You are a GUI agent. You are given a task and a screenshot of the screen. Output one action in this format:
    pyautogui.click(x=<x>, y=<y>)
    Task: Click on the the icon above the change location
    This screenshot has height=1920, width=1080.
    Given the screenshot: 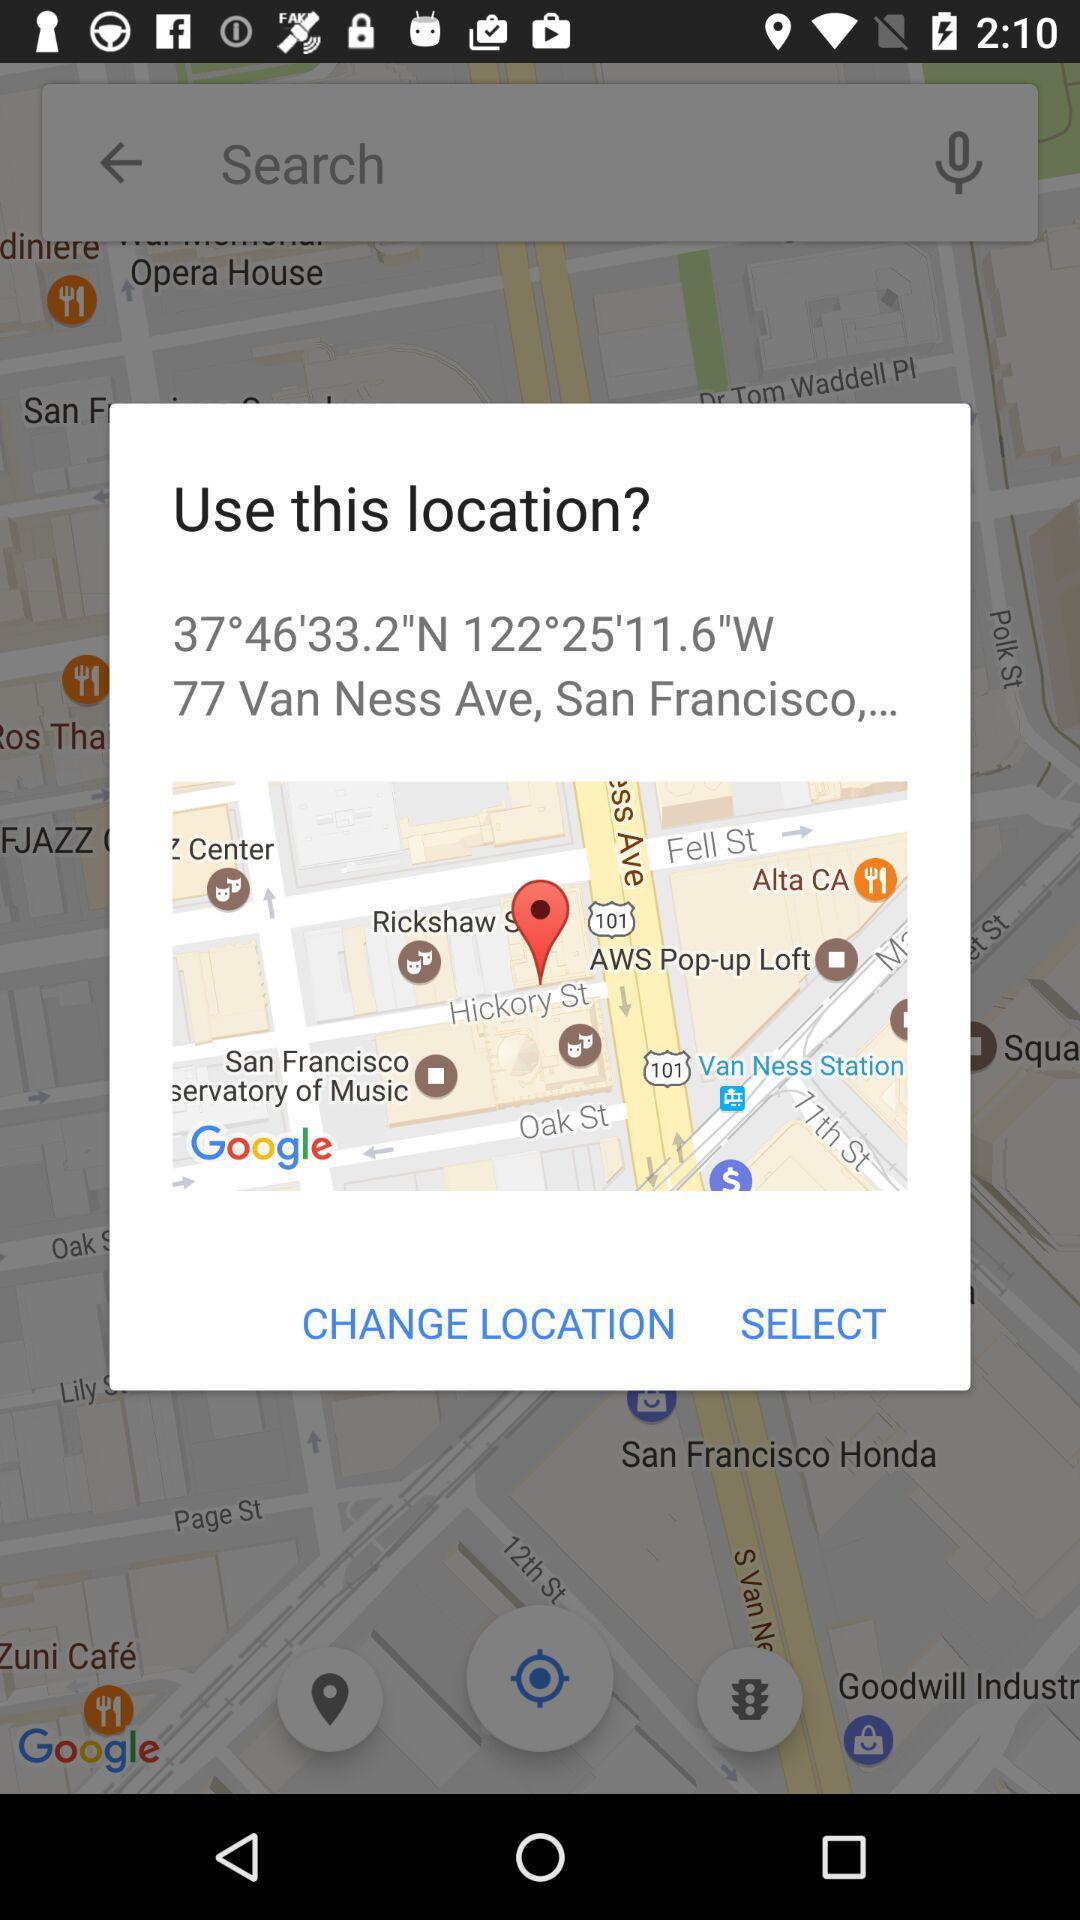 What is the action you would take?
    pyautogui.click(x=540, y=986)
    